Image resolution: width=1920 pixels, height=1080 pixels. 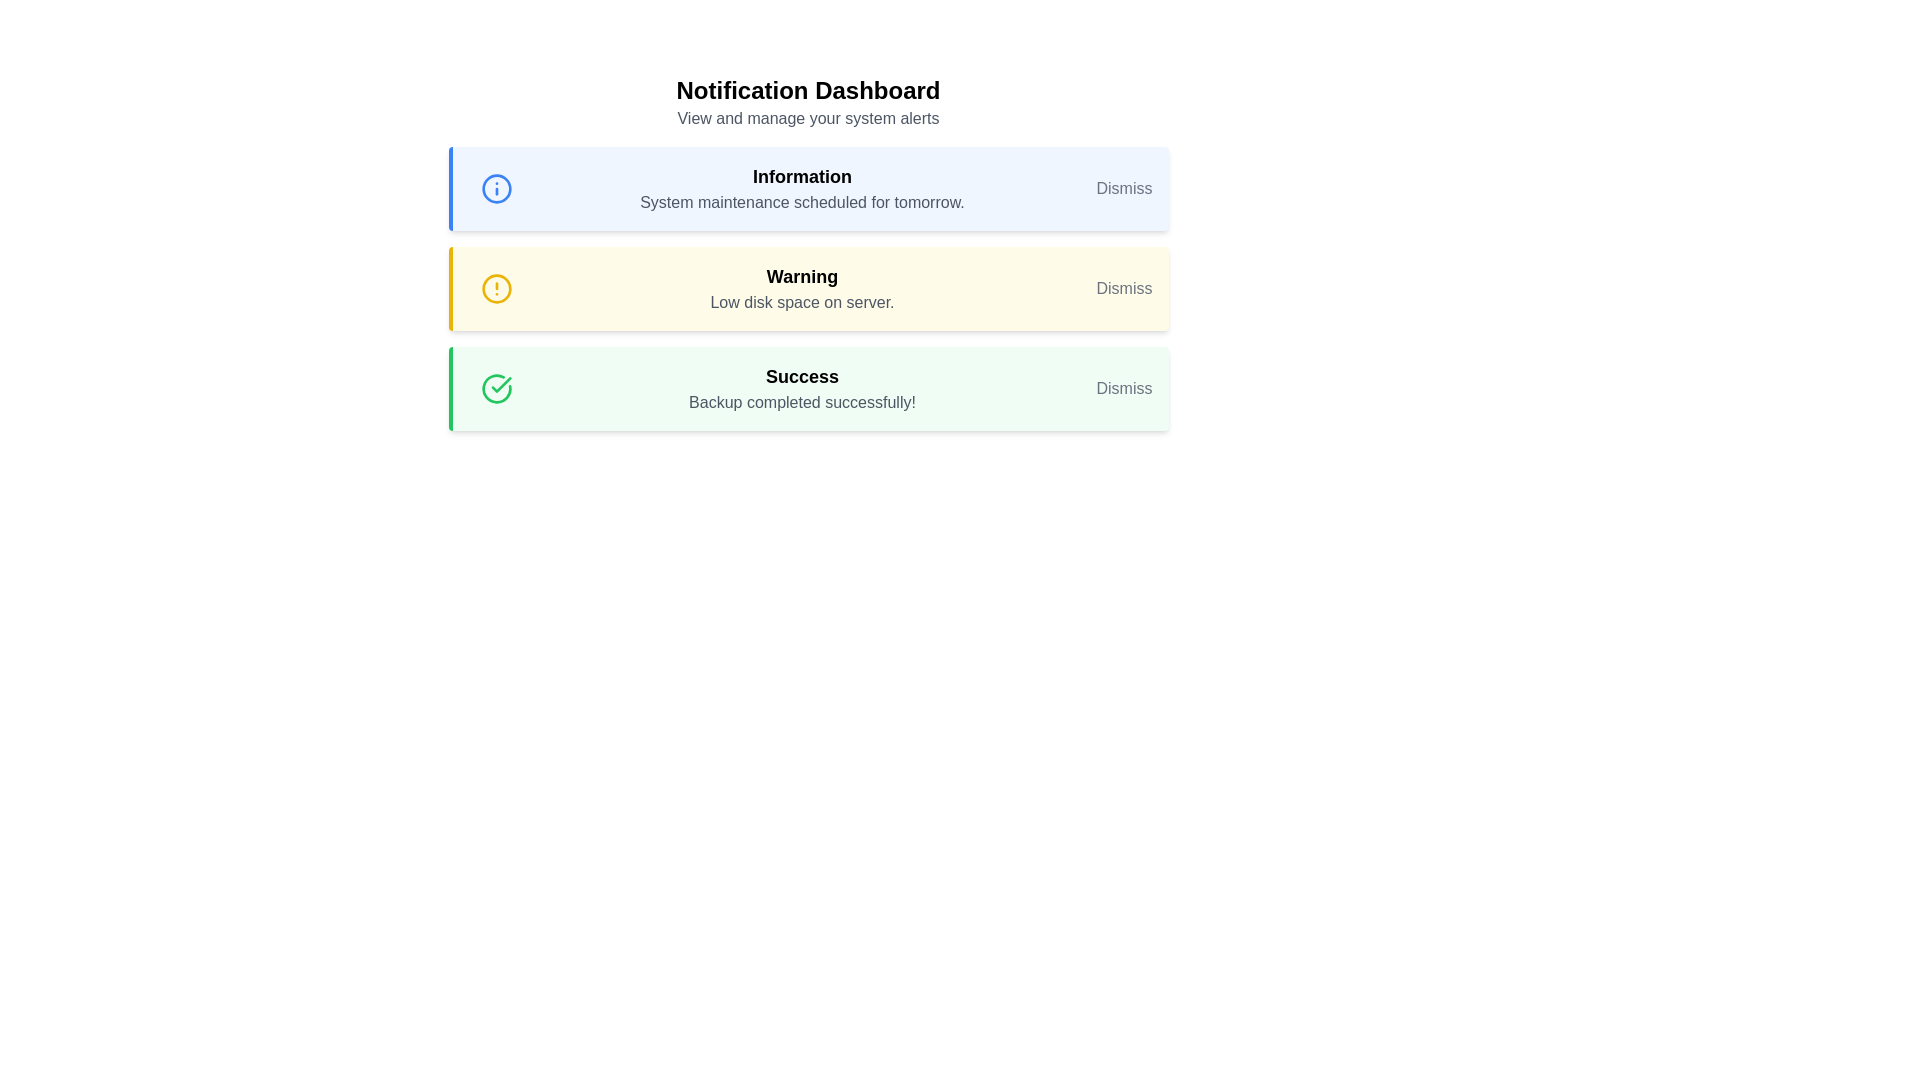 I want to click on the warning notification box indicating low disk space, which is the second item in a vertical stack of notifications, so click(x=808, y=289).